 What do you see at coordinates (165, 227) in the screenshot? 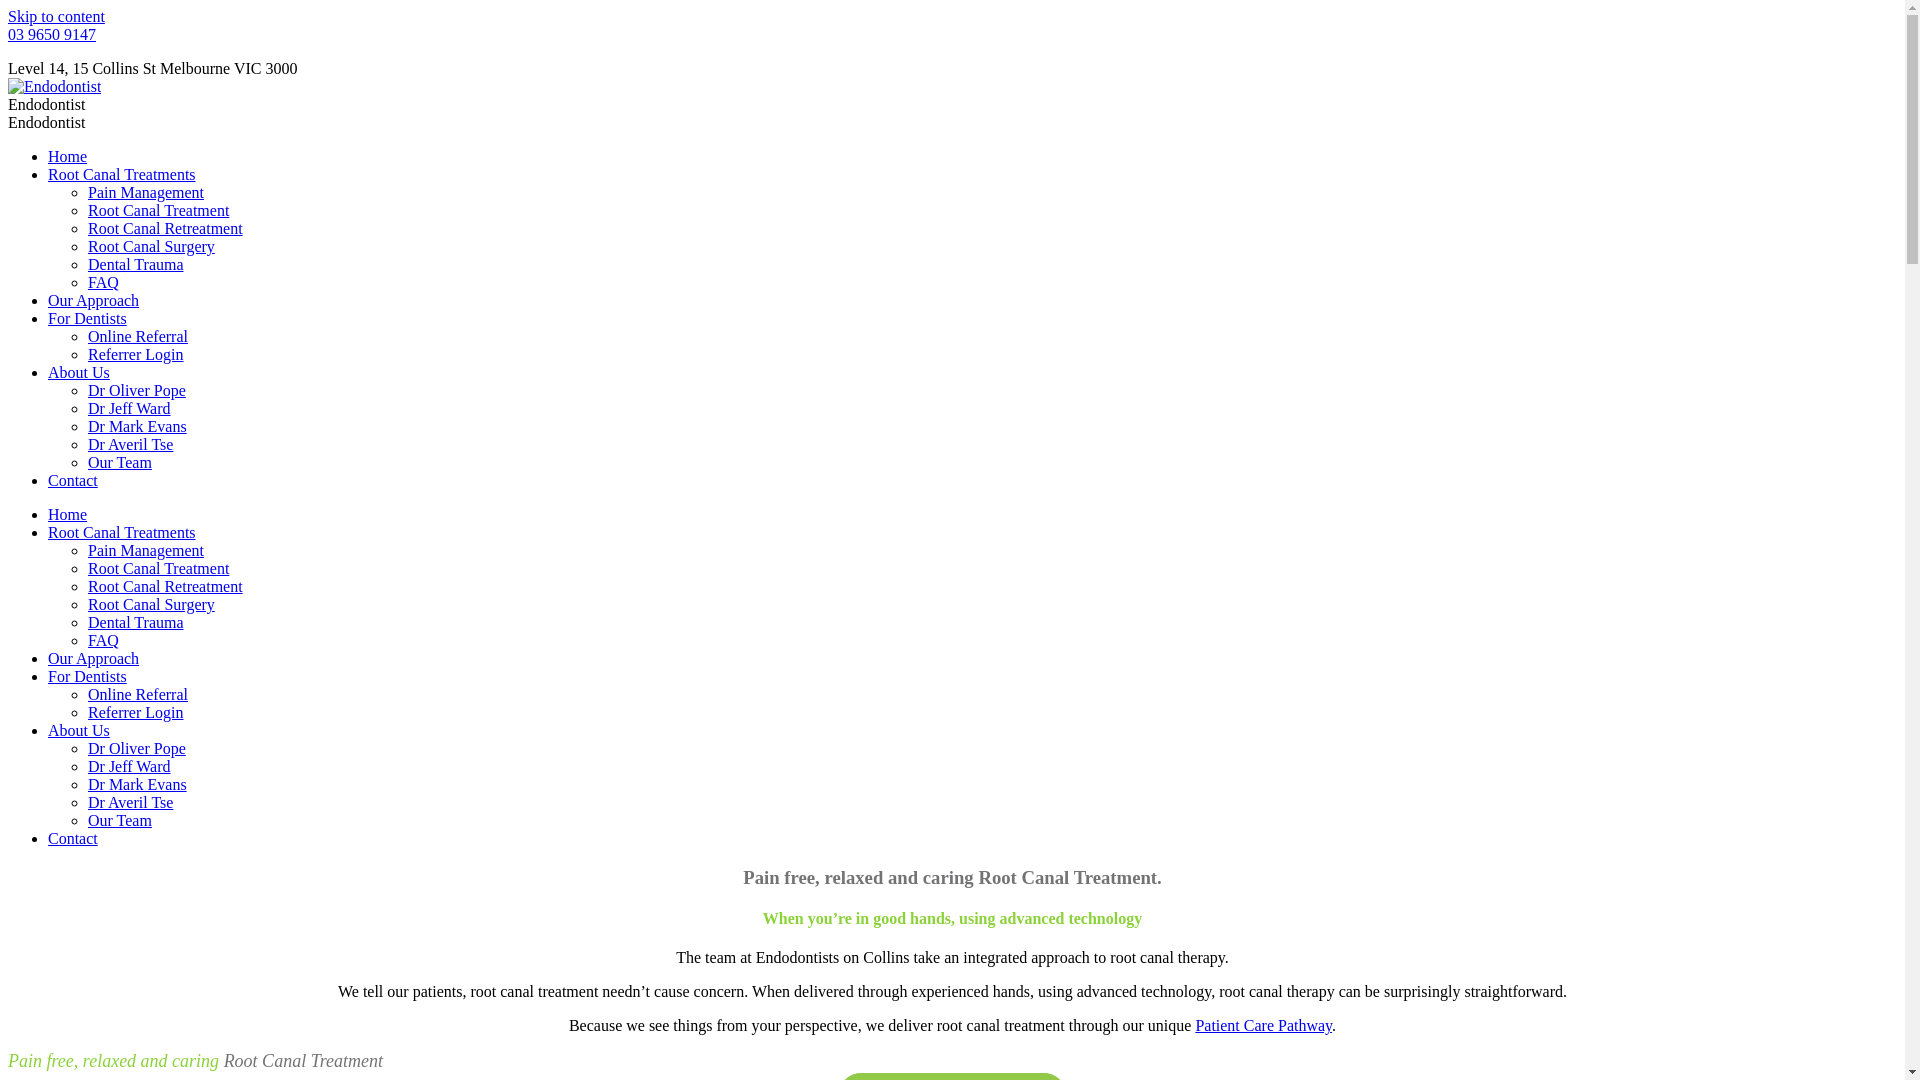
I see `'Root Canal Retreatment'` at bounding box center [165, 227].